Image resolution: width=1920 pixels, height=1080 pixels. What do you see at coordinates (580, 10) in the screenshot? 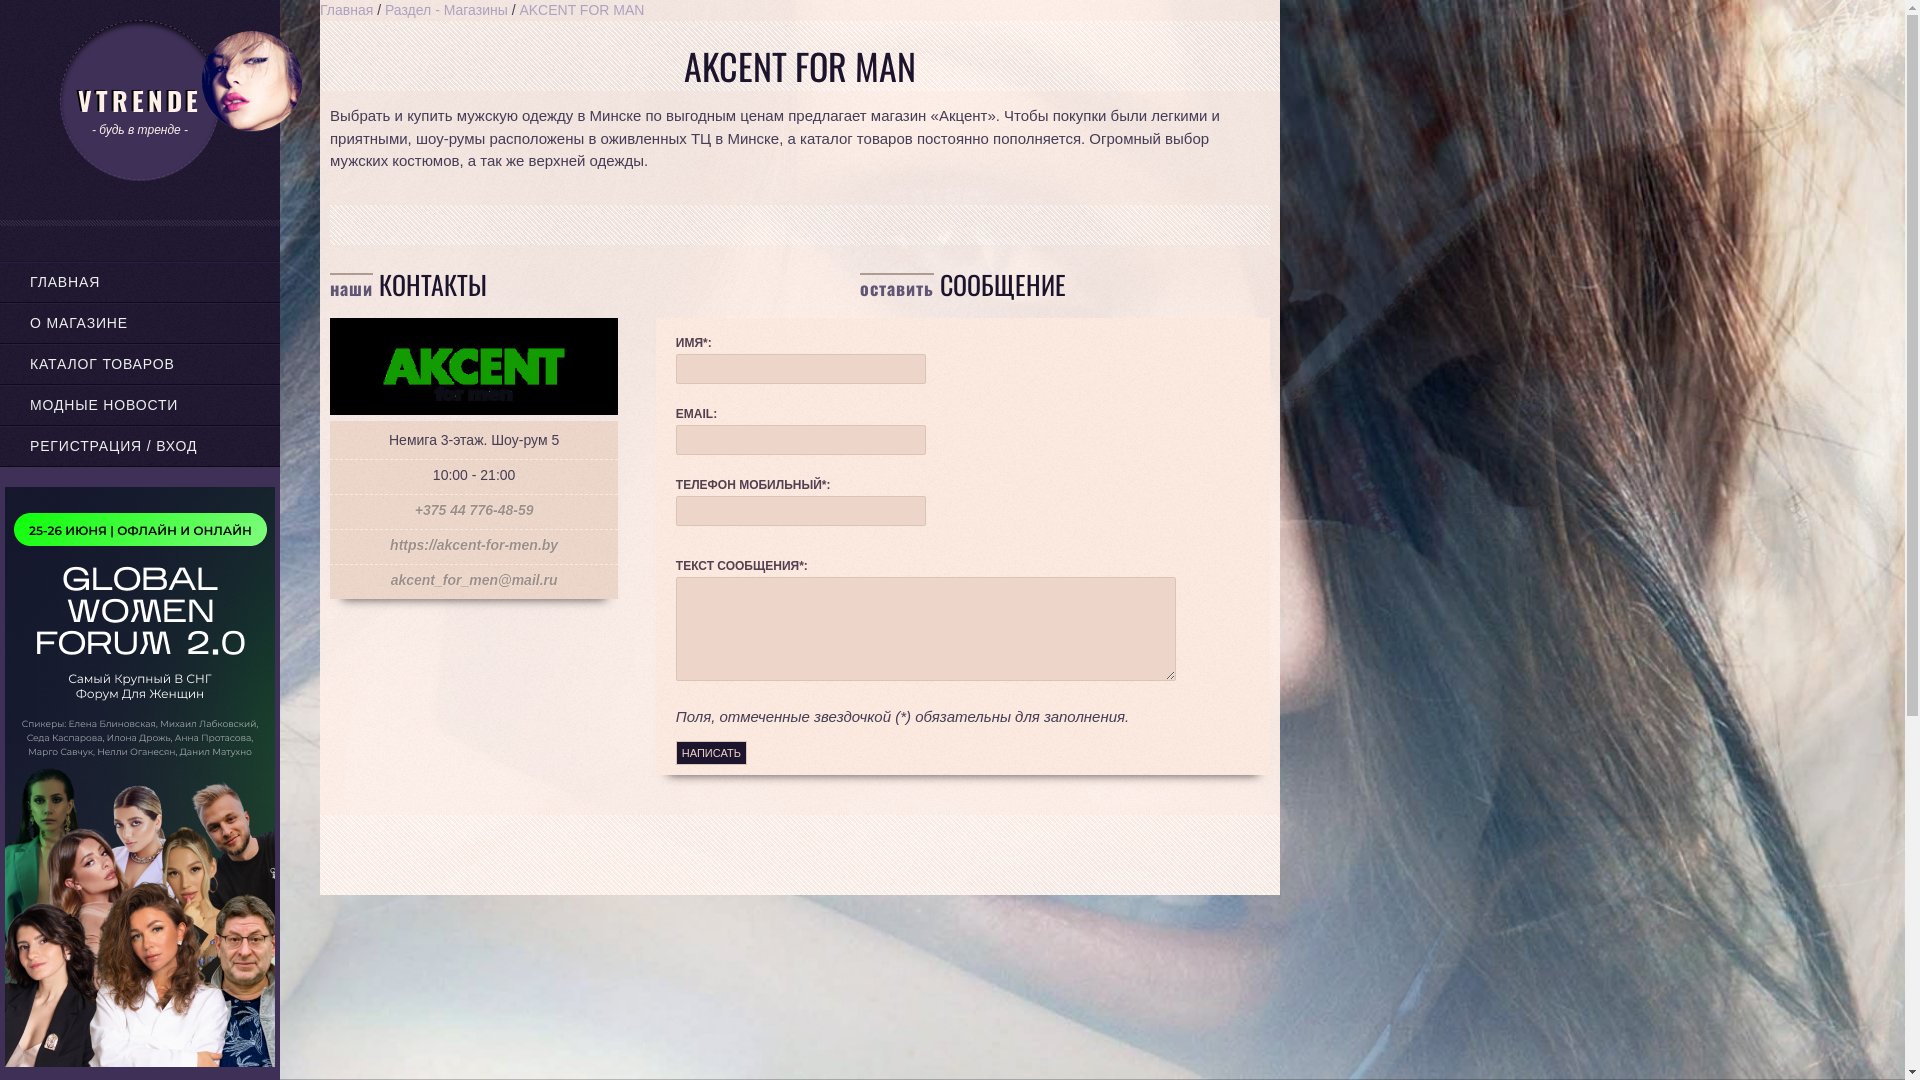
I see `'AKCENT FOR MAN'` at bounding box center [580, 10].